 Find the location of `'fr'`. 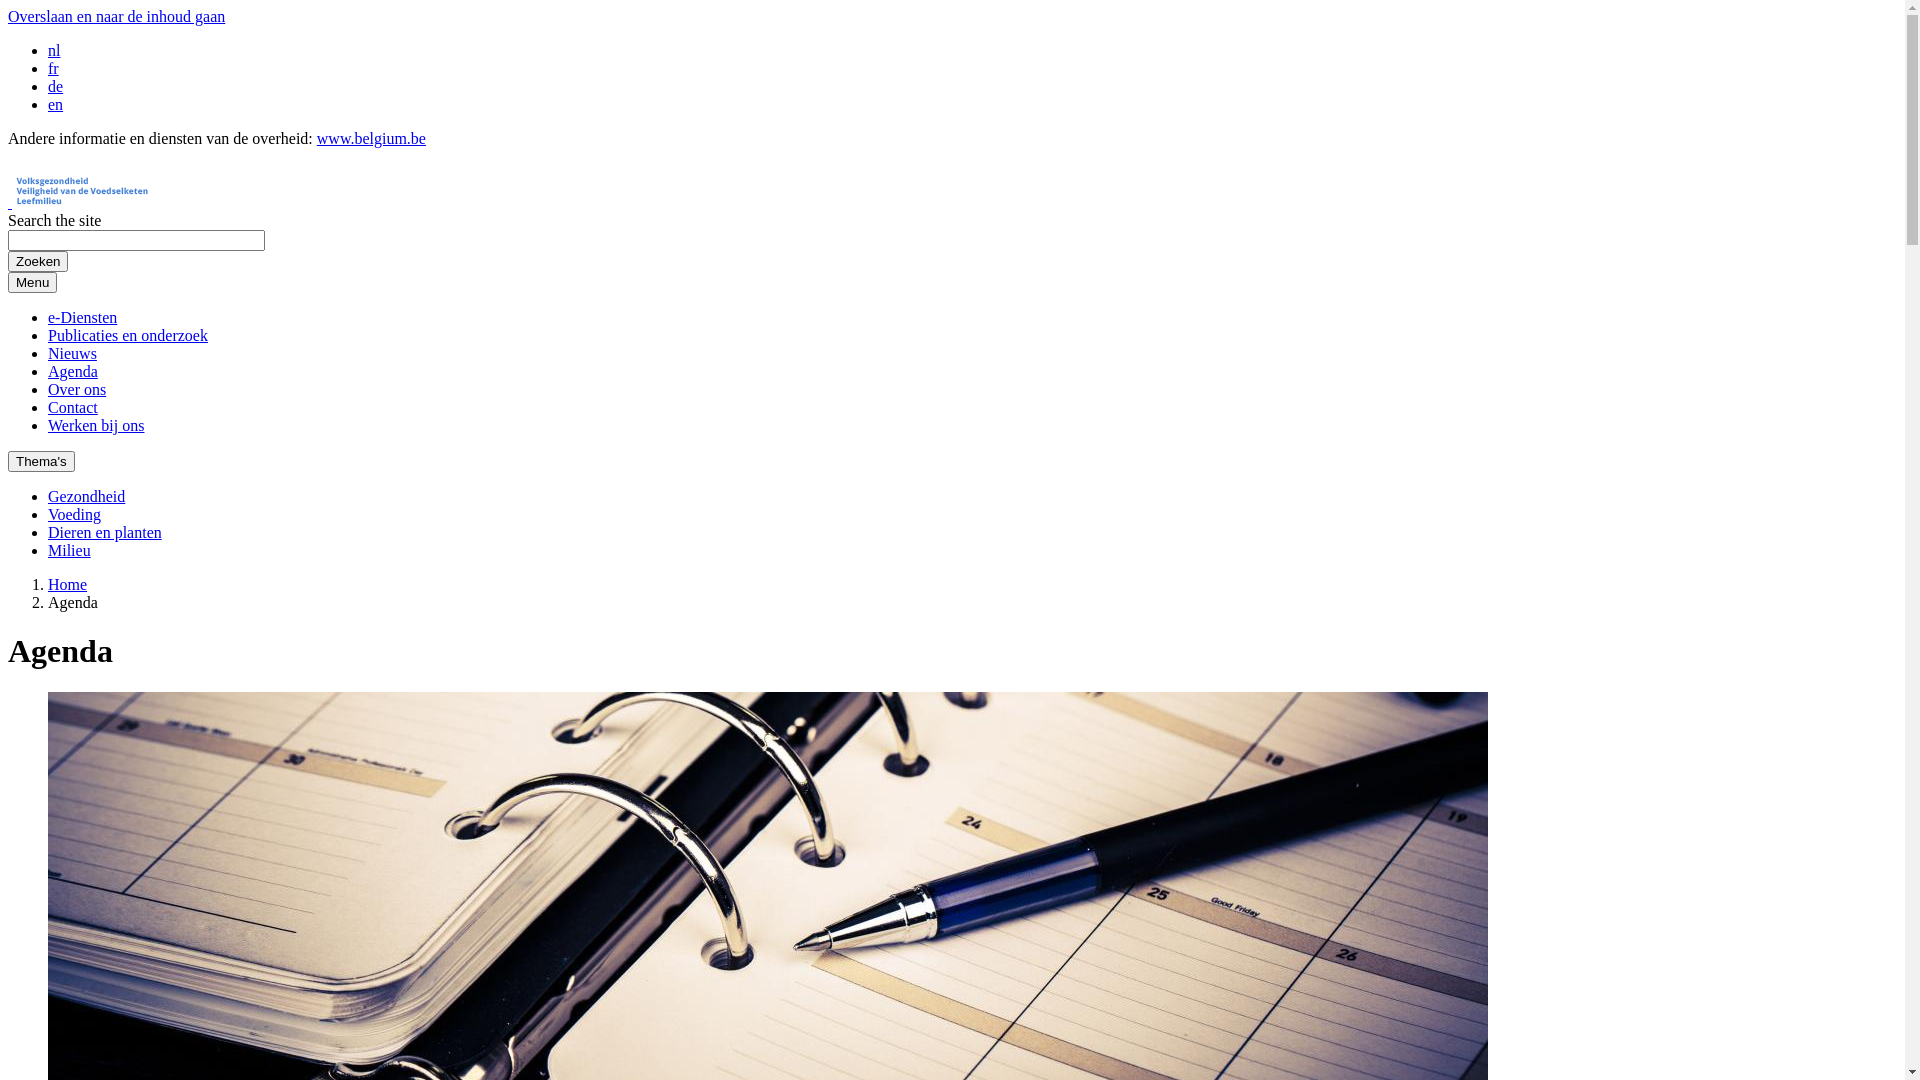

'fr' is located at coordinates (48, 67).